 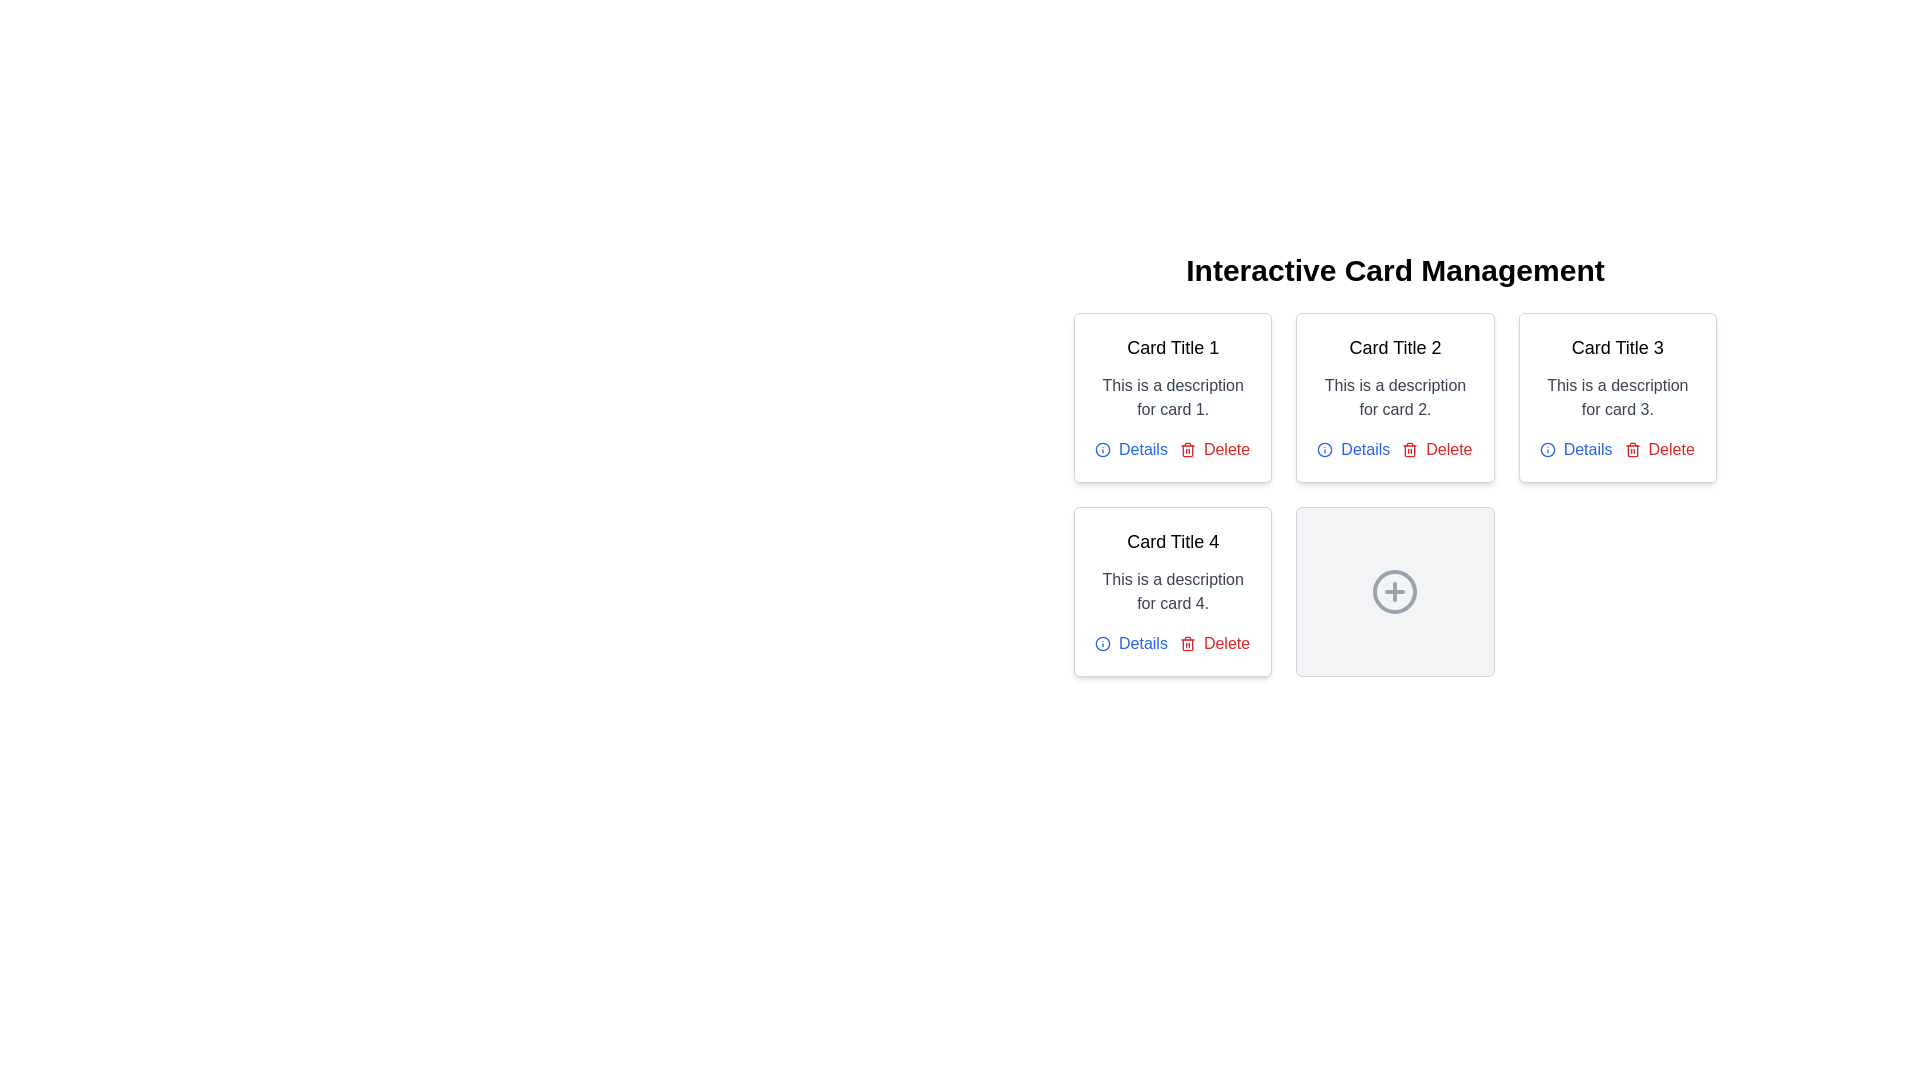 I want to click on the Text Label that serves as the title for the card located in the top-right grid slot of a 2x3 layout, so click(x=1617, y=346).